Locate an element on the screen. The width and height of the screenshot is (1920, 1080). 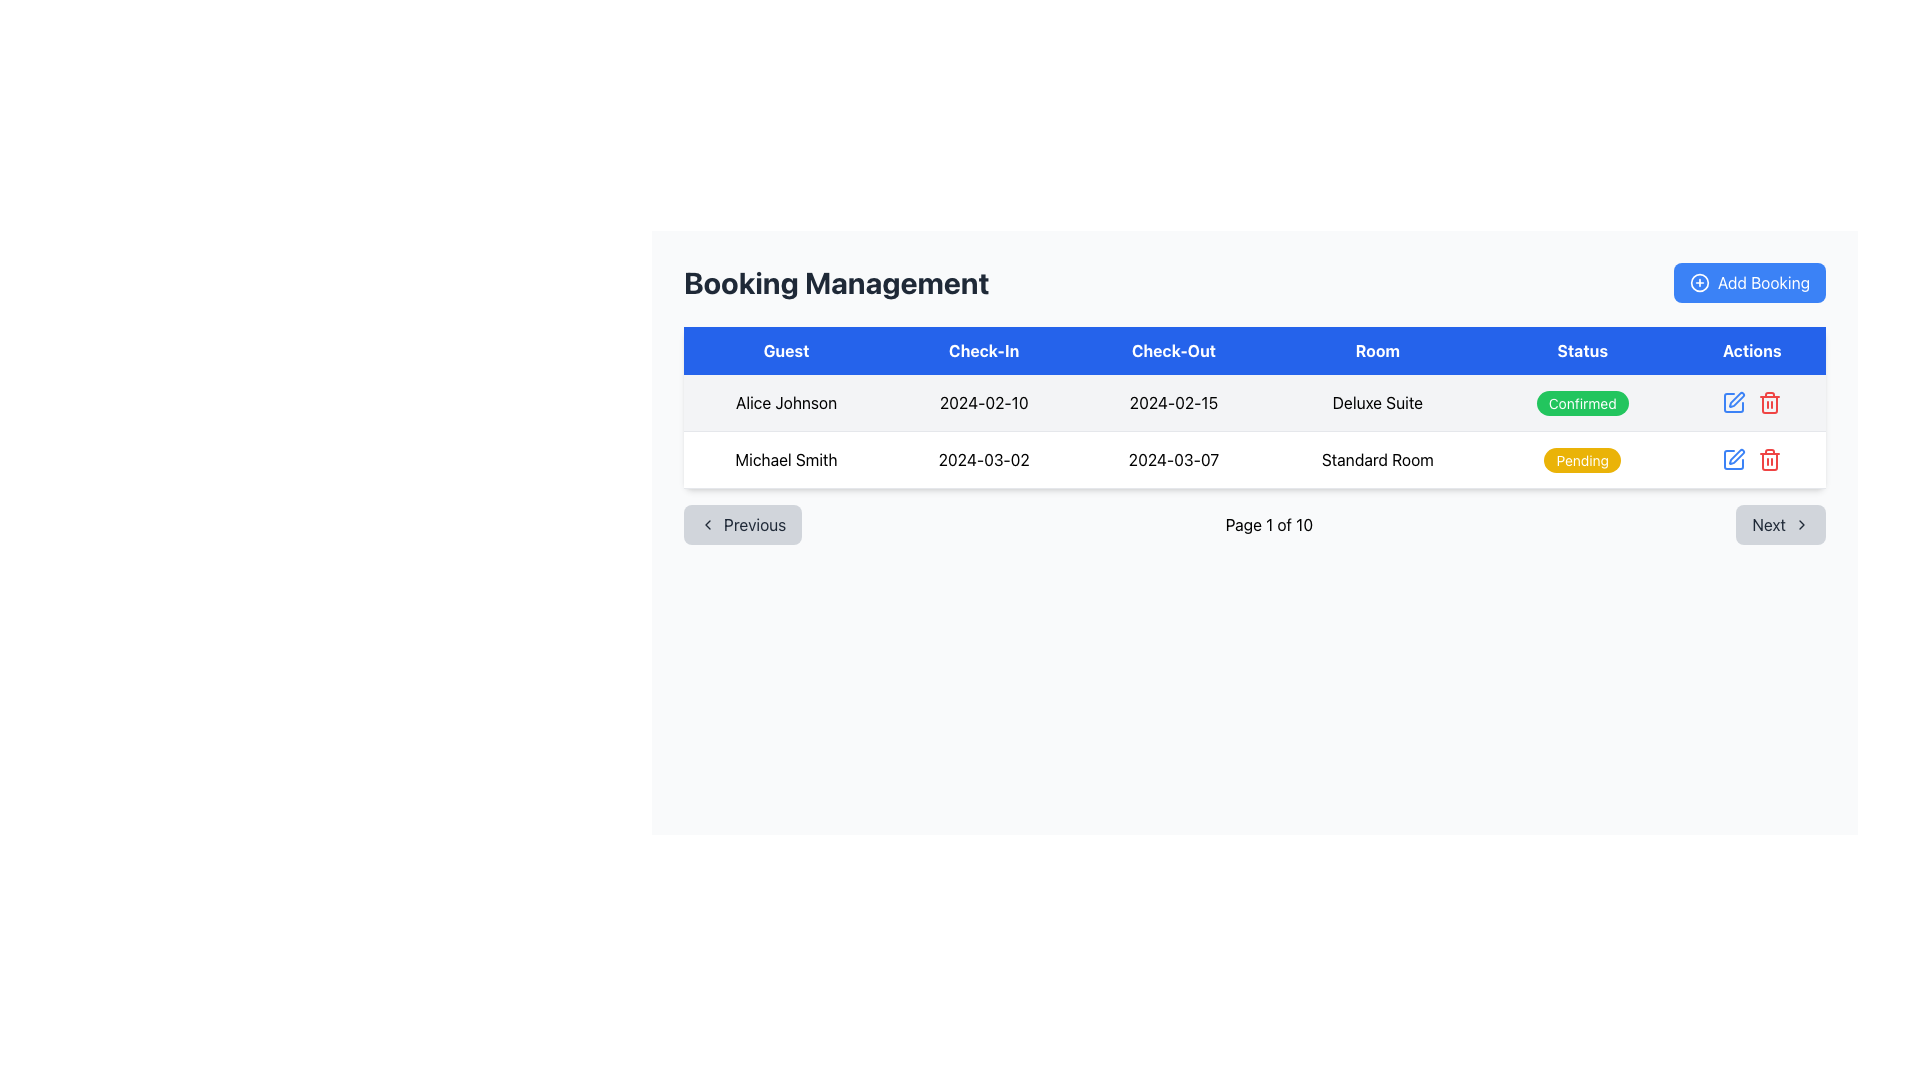
the 'Status' text label, which is styled as a header in white bold text and located on the right side of the header row in a table is located at coordinates (1581, 350).